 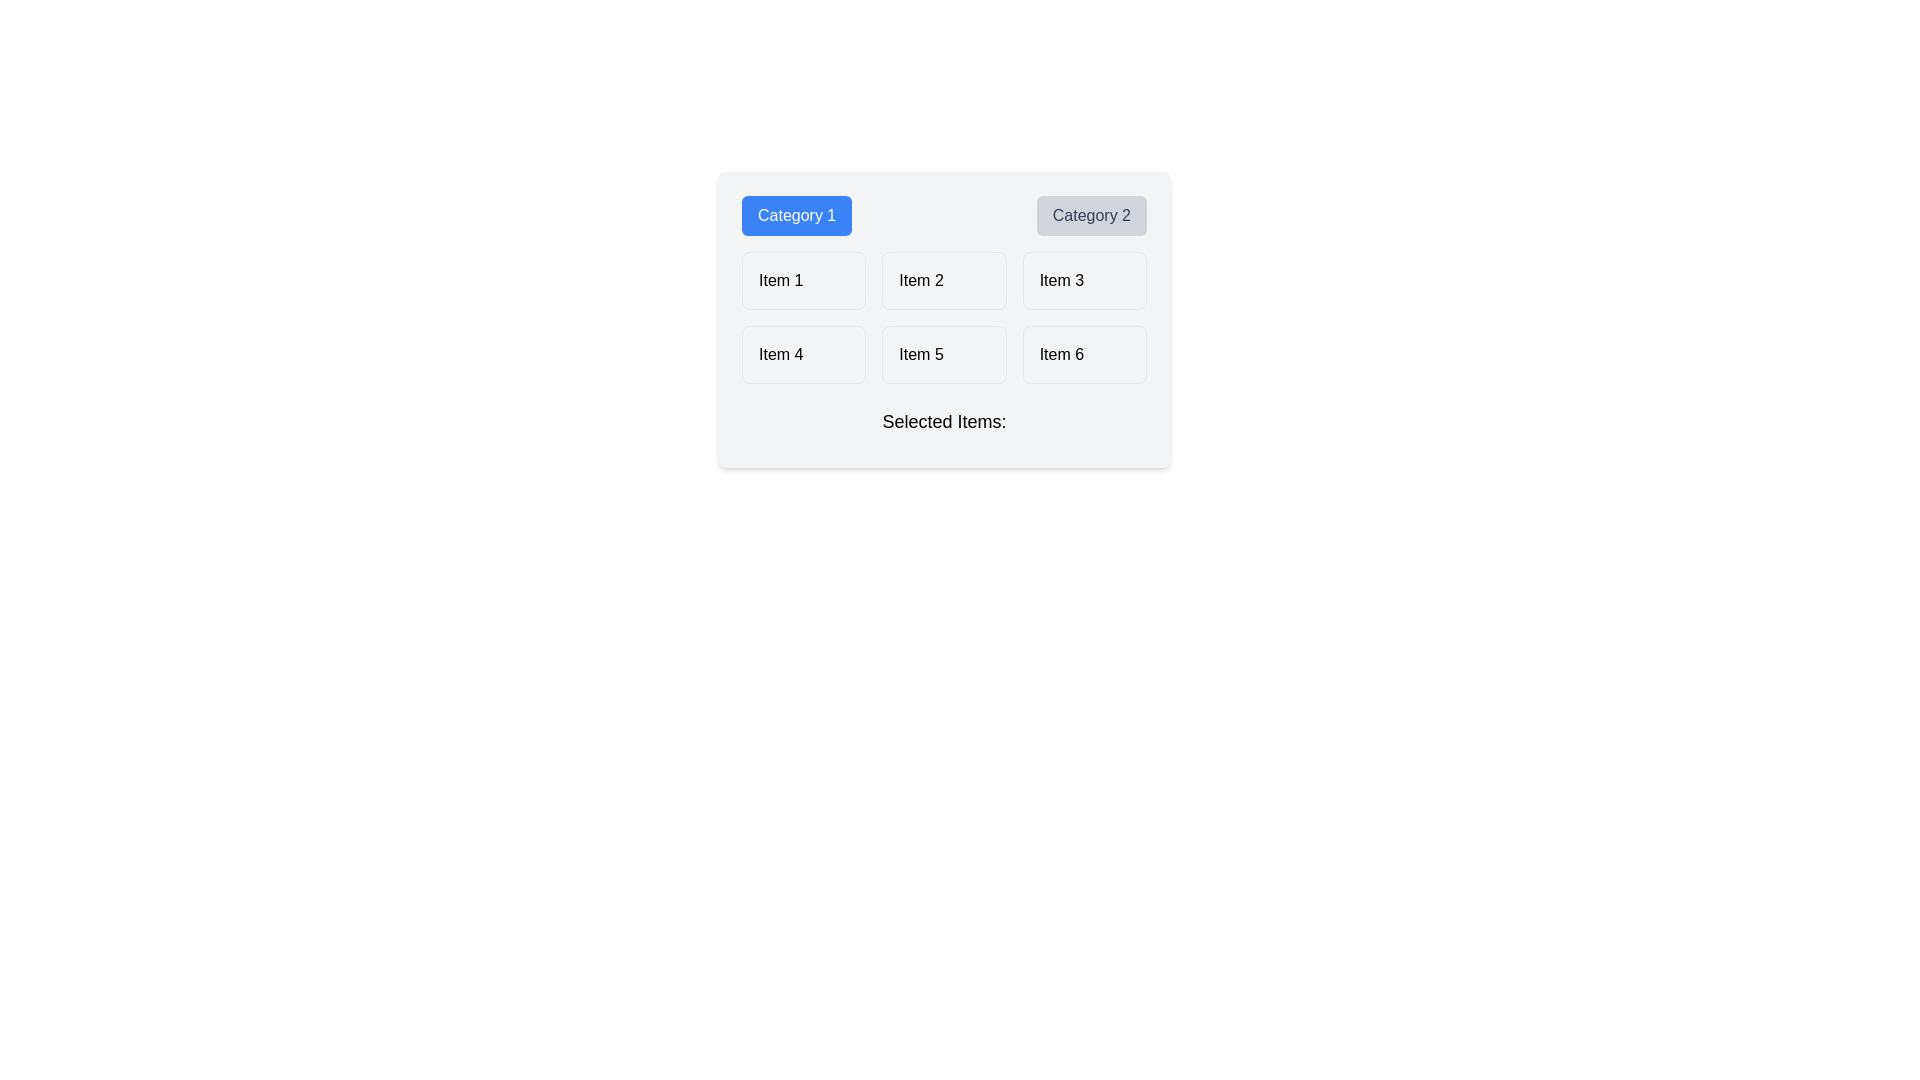 I want to click on the fourth item in the selectable list, positioned in the second row, first column, so click(x=804, y=353).